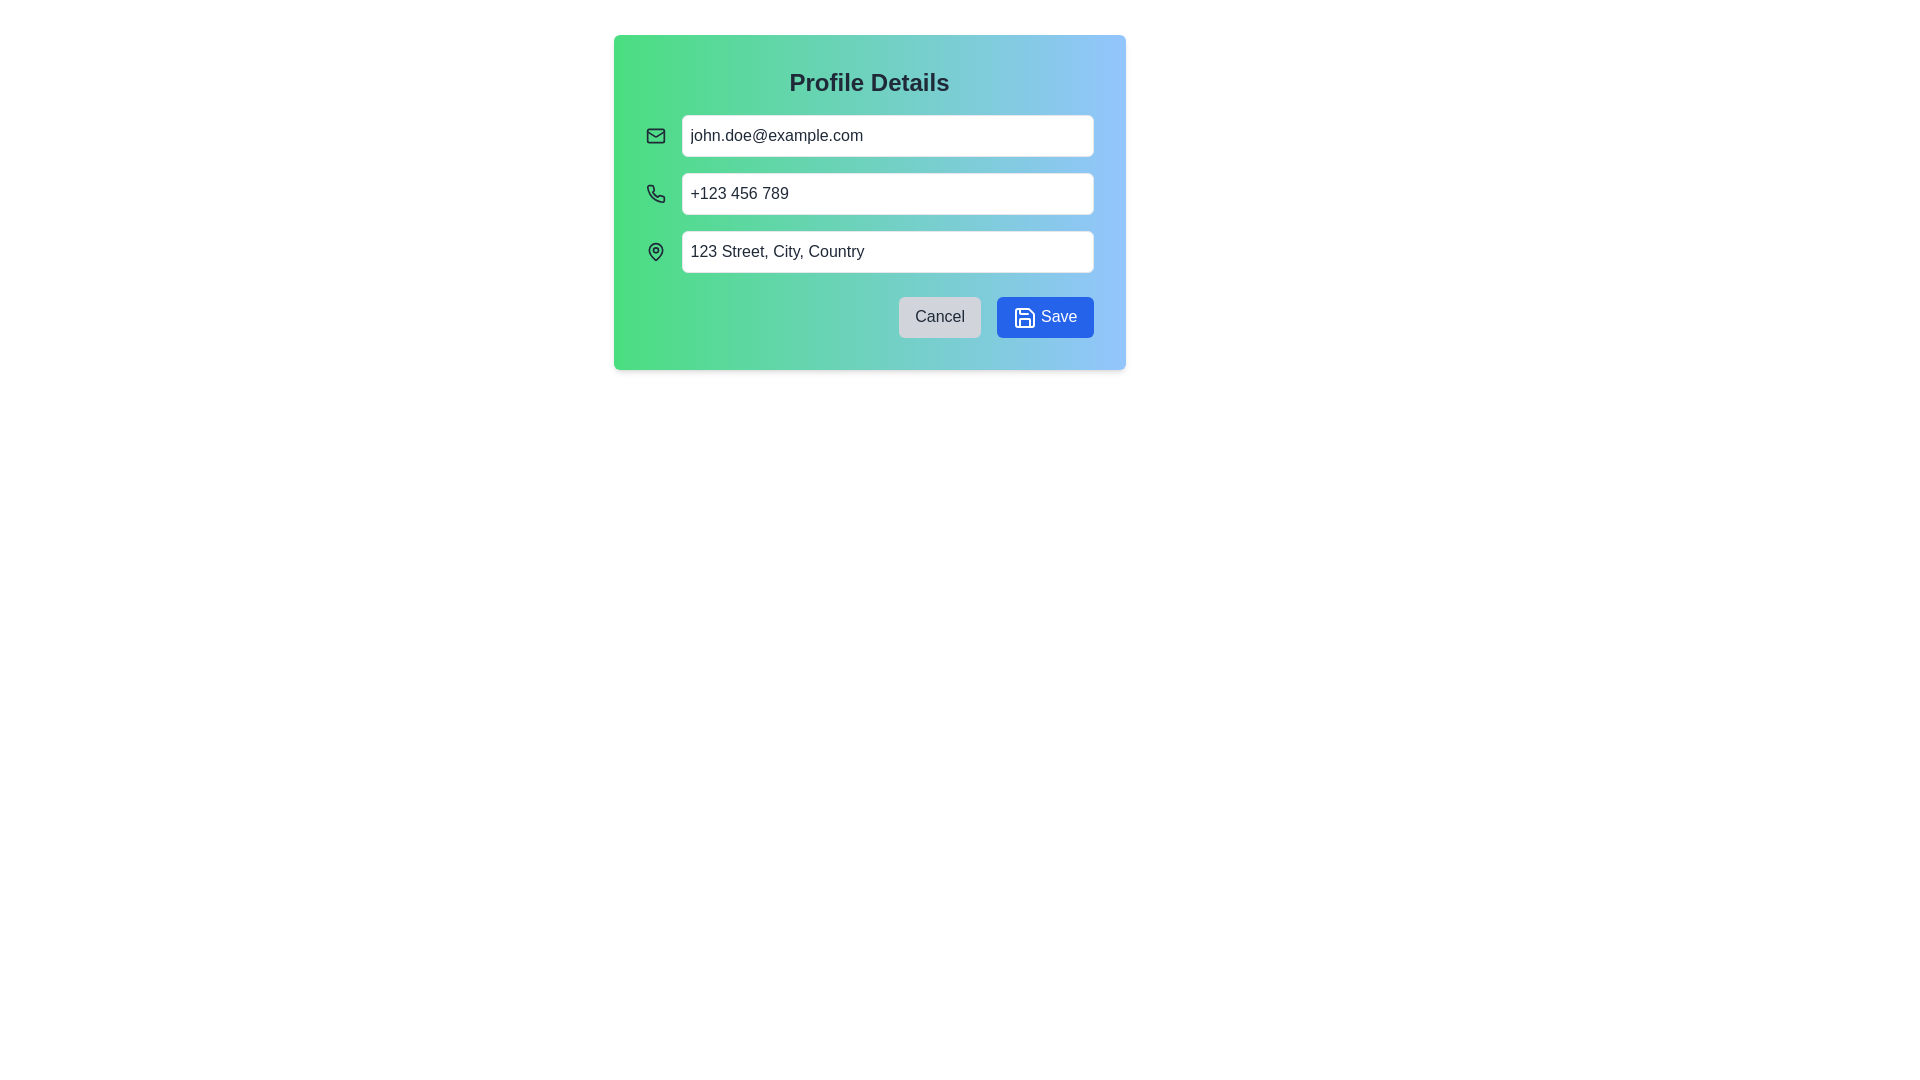  Describe the element at coordinates (655, 135) in the screenshot. I see `the envelope body element, which is a rectangular icon with a green background representing the email category, located near the top-left area of the form layout` at that location.